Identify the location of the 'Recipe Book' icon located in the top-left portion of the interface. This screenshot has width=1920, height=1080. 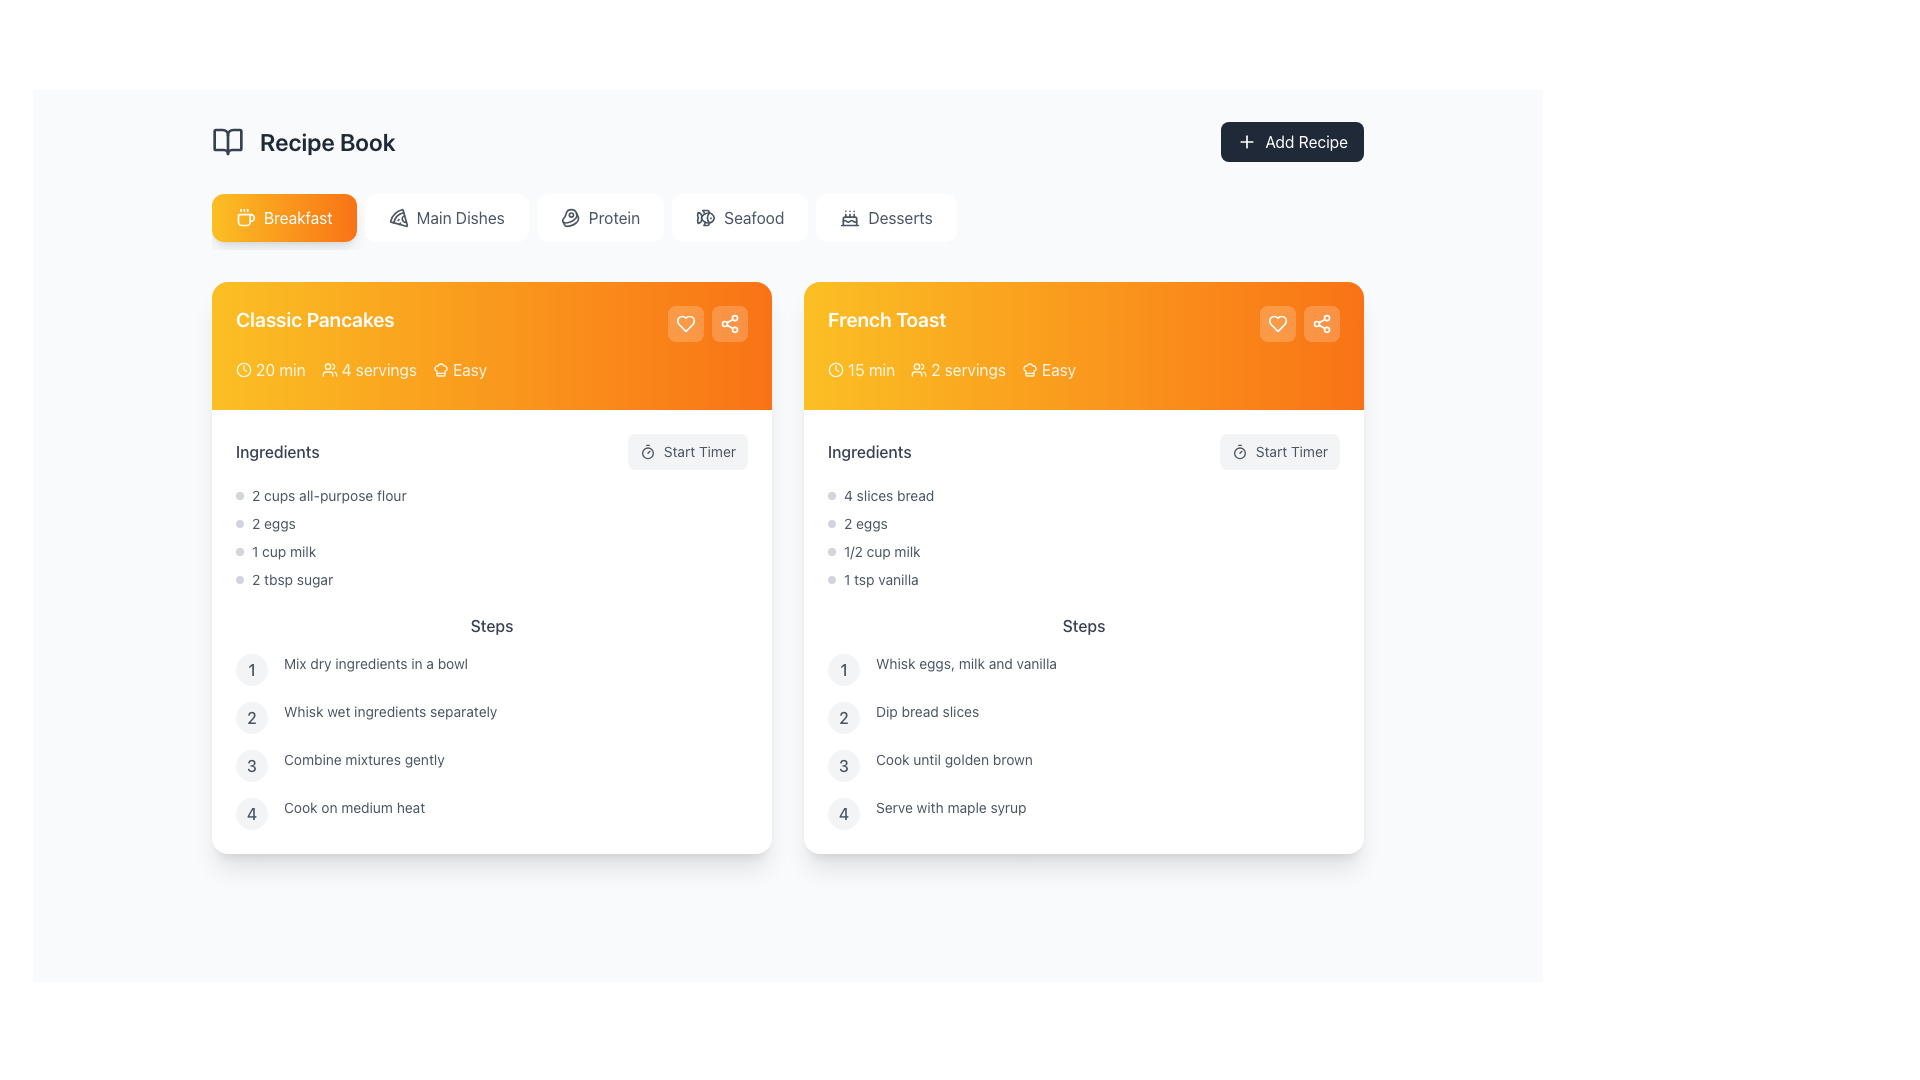
(227, 141).